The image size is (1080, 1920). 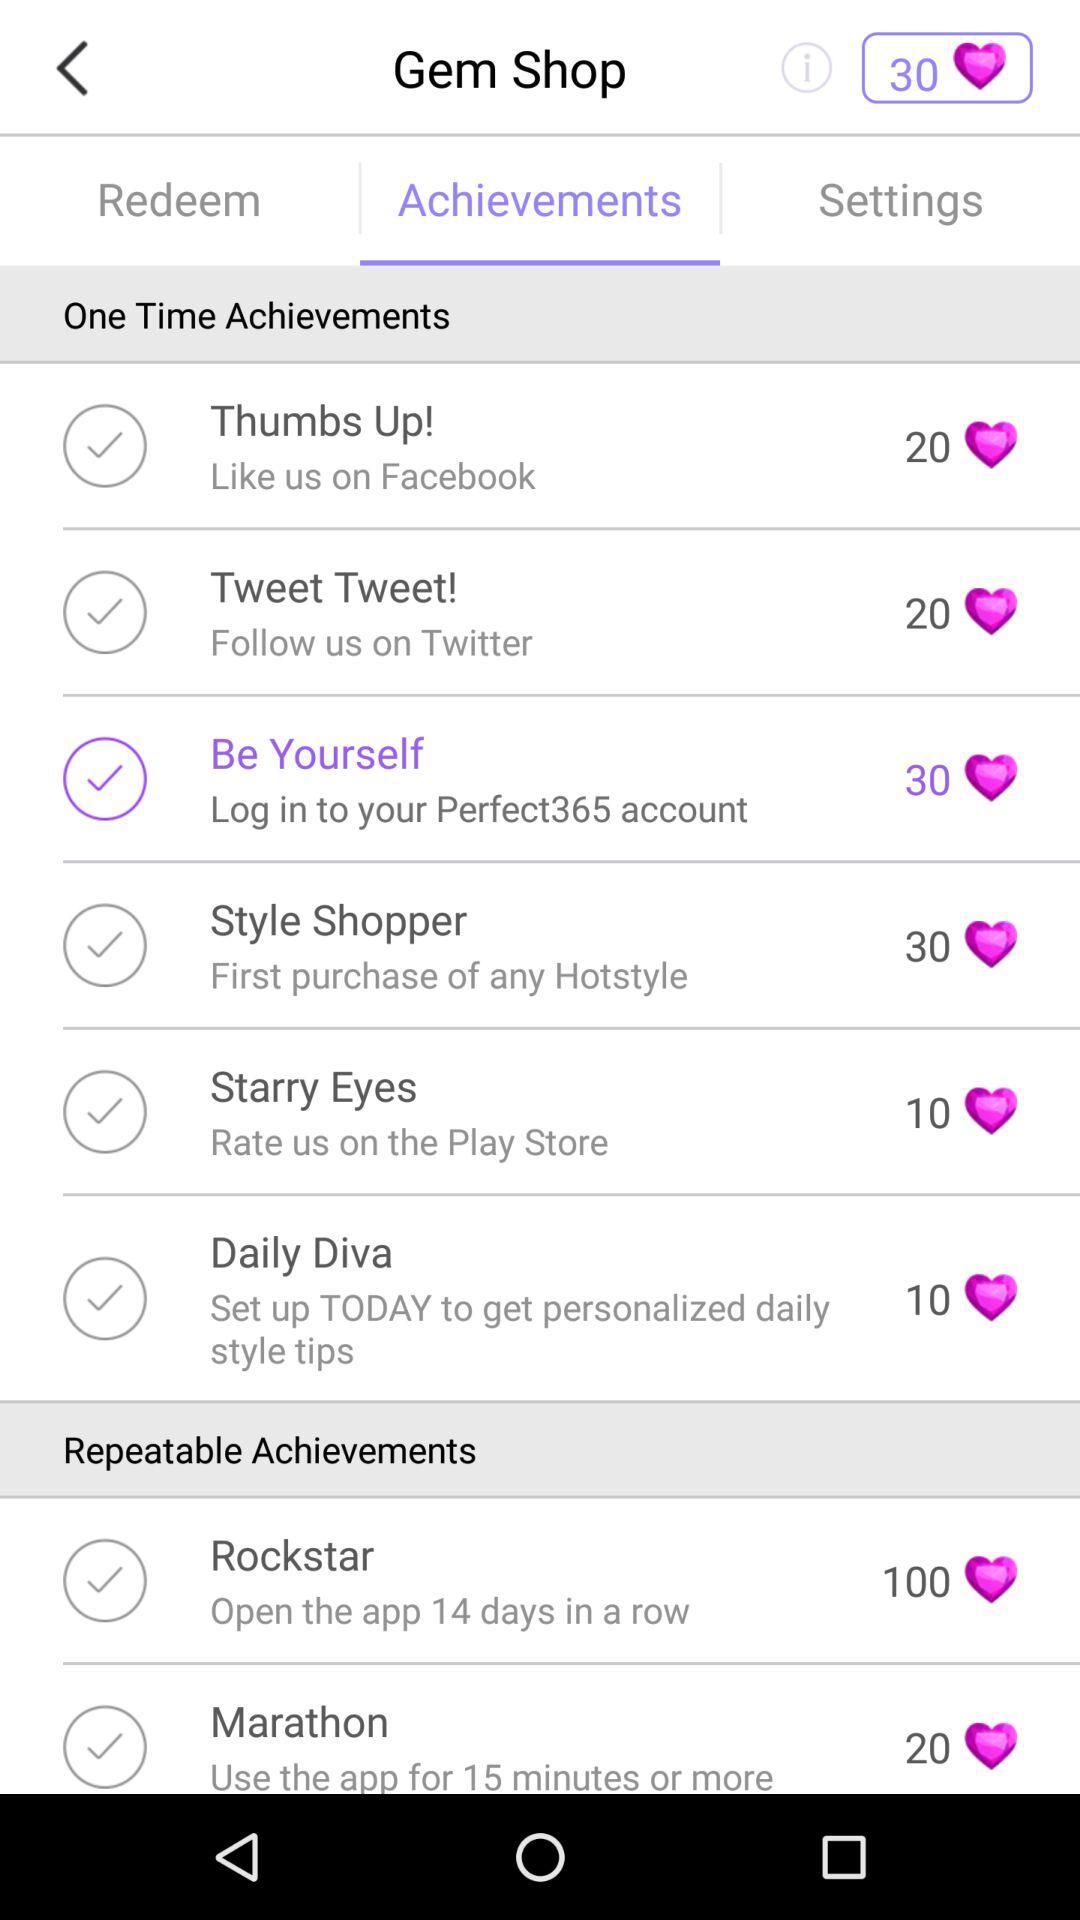 I want to click on the item next to the gem shop item, so click(x=77, y=68).